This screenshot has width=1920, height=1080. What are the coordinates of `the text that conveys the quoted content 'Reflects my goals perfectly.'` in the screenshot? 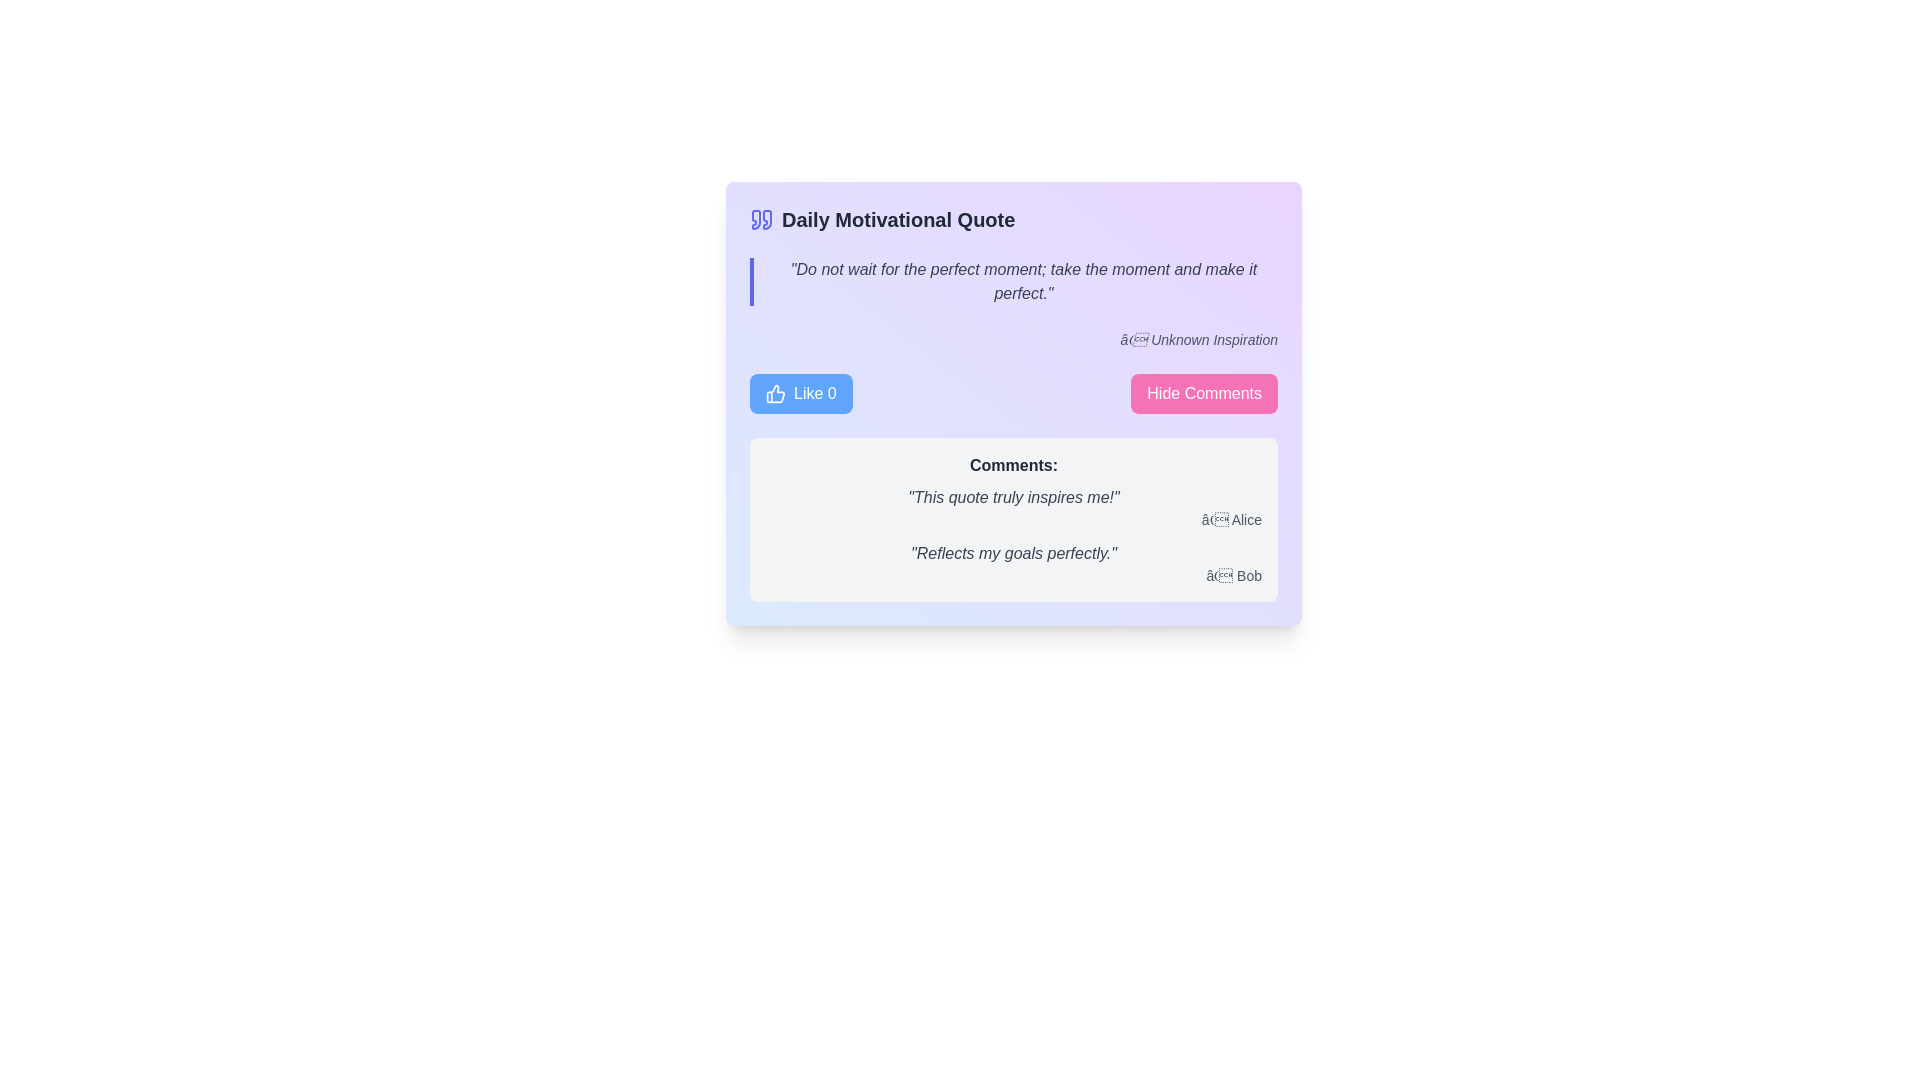 It's located at (1013, 554).